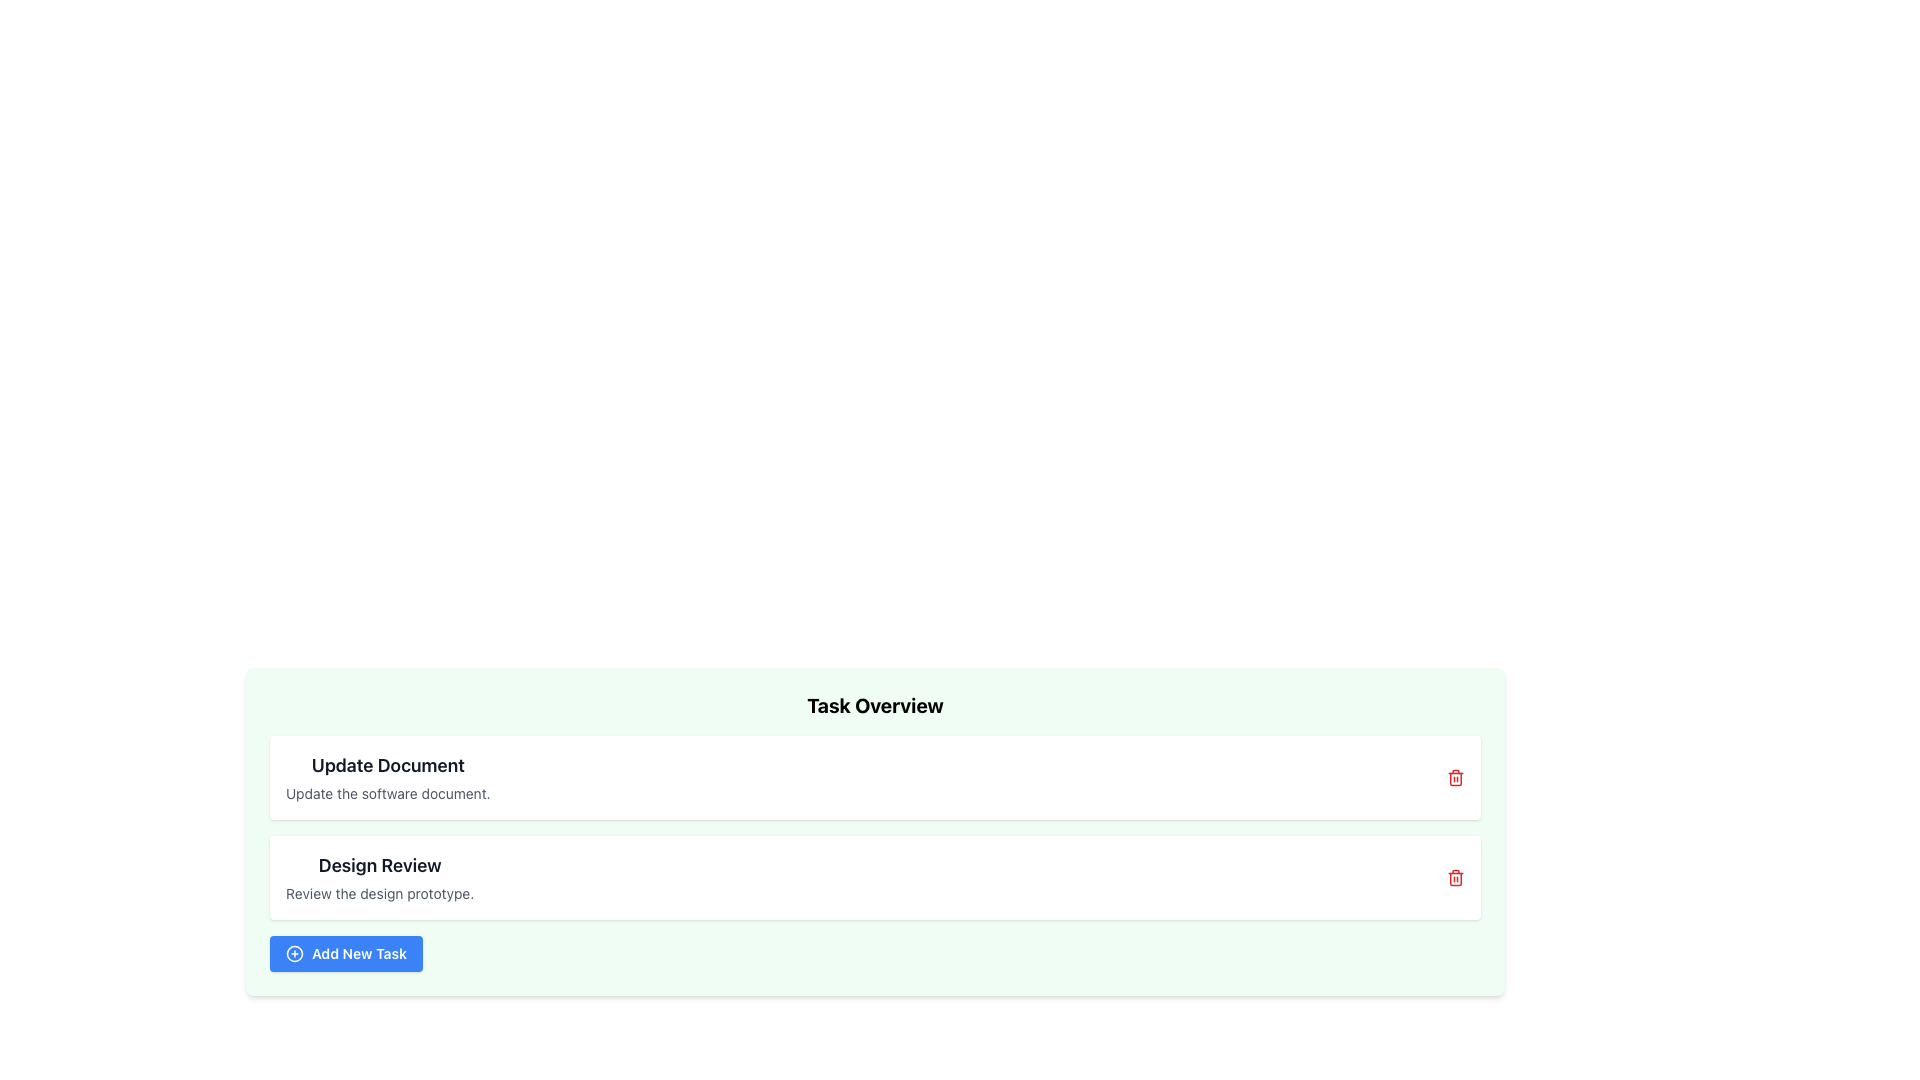 Image resolution: width=1920 pixels, height=1080 pixels. I want to click on the text element displaying 'Review the design prototype.' which is styled with a small, subdued gray font and positioned below the title 'Design Review' within a task card, so click(380, 893).